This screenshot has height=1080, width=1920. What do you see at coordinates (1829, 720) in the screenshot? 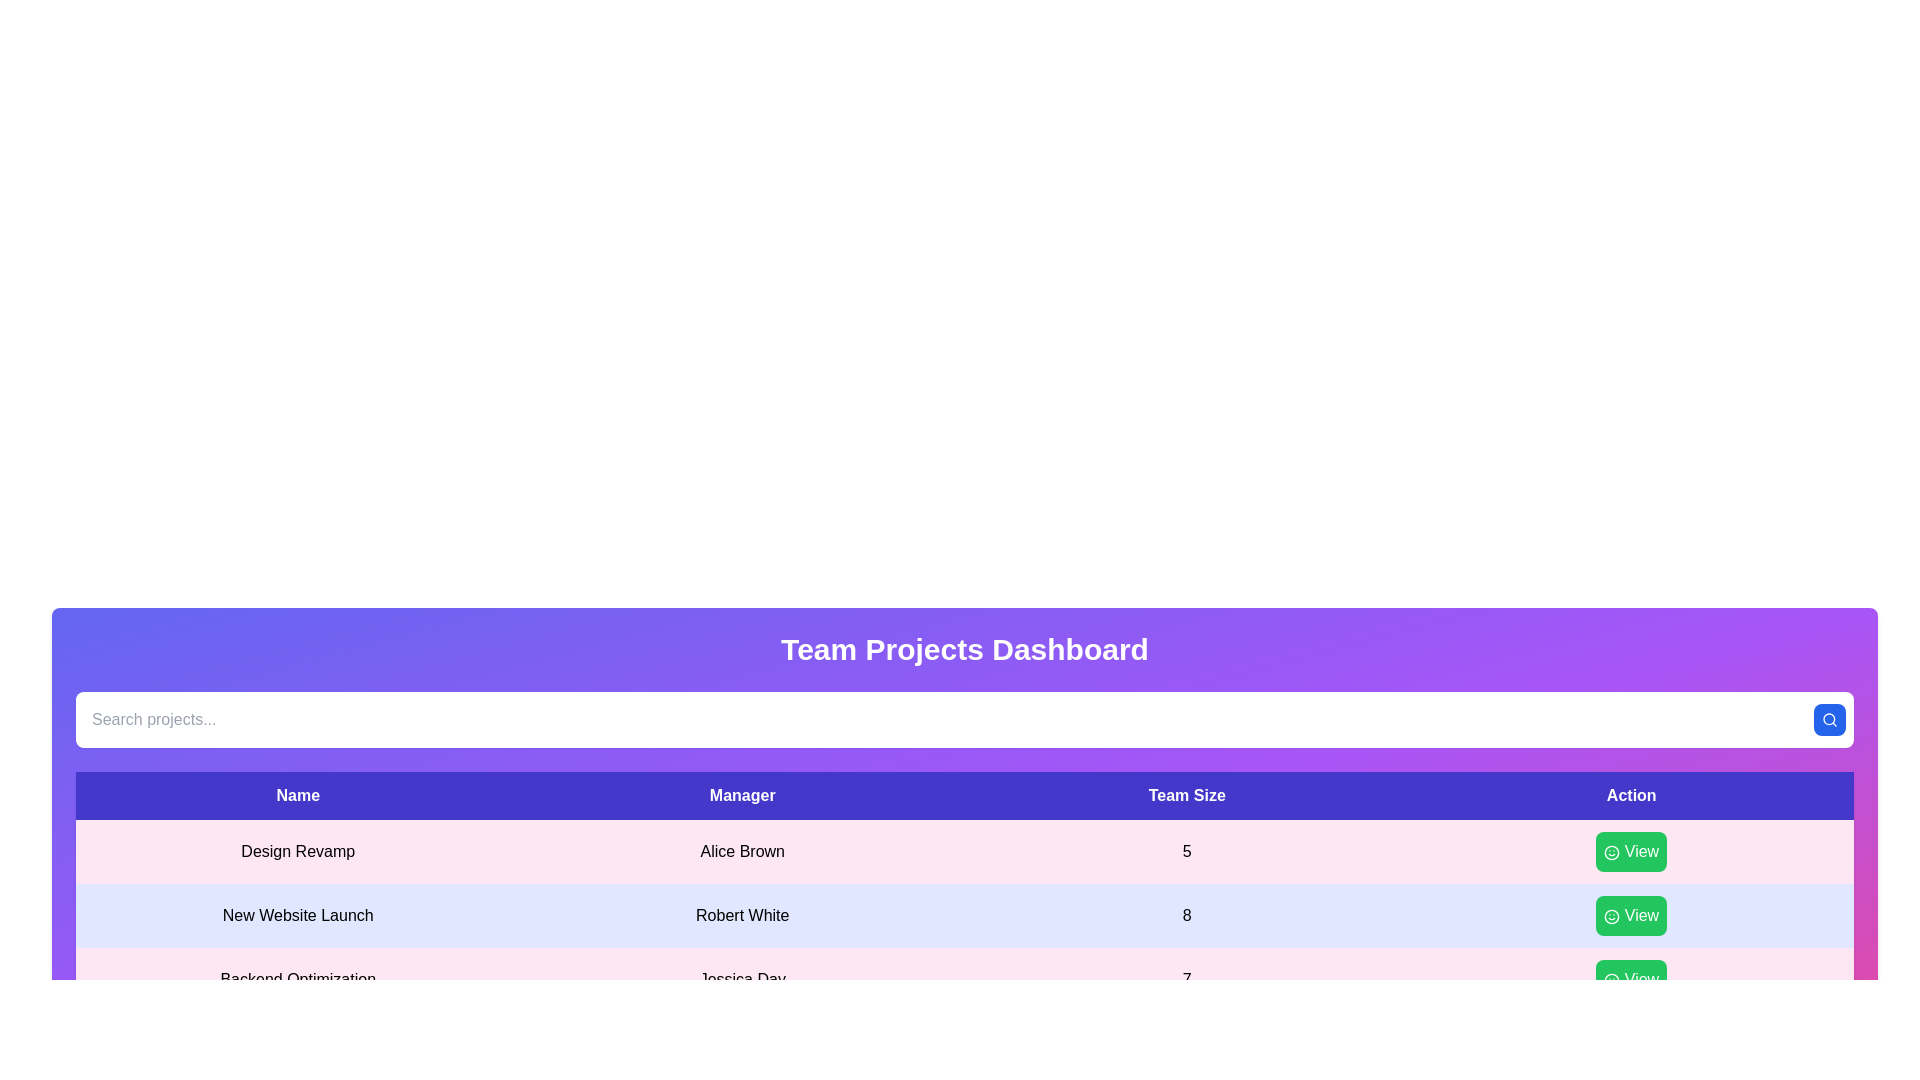
I see `the button with a magnifying glass icon, which has a blue background and white text, located to the far right of the search input field` at bounding box center [1829, 720].